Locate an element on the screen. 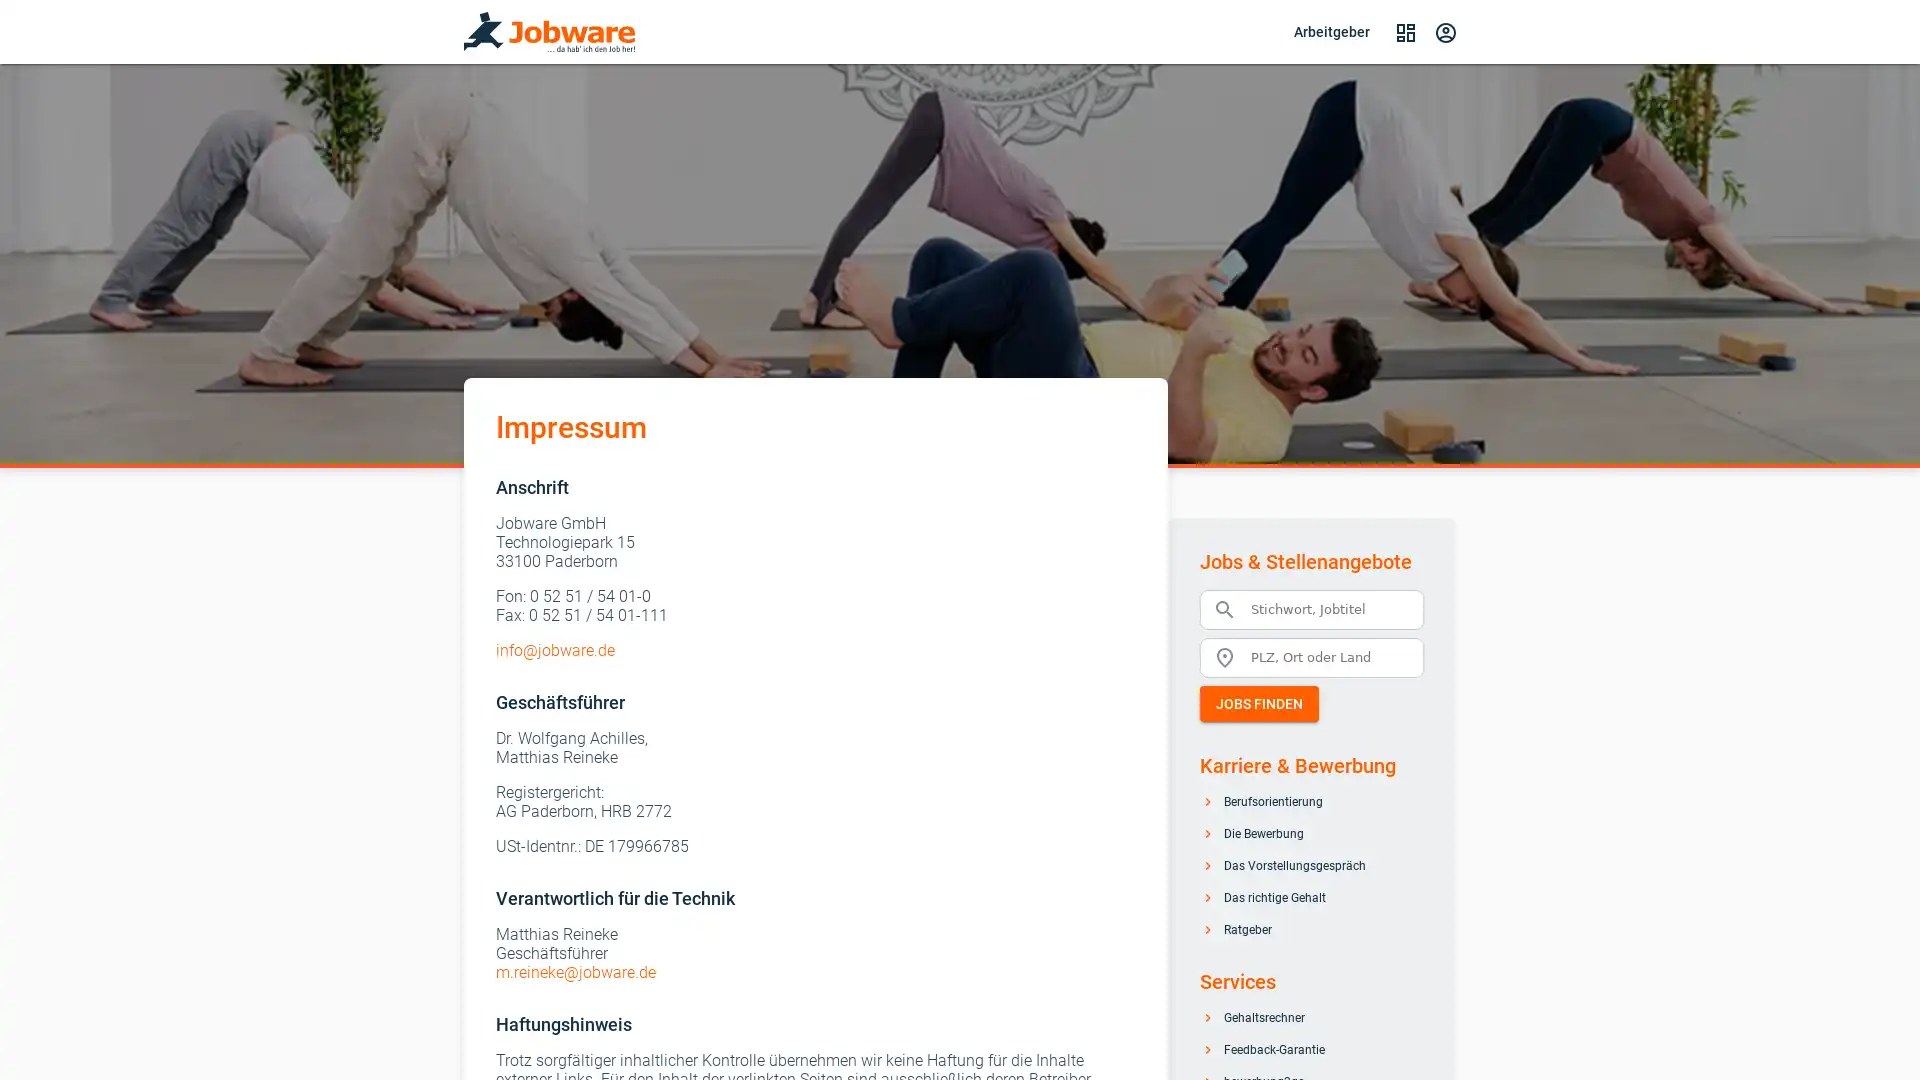 Image resolution: width=1920 pixels, height=1080 pixels. Login is located at coordinates (1445, 31).